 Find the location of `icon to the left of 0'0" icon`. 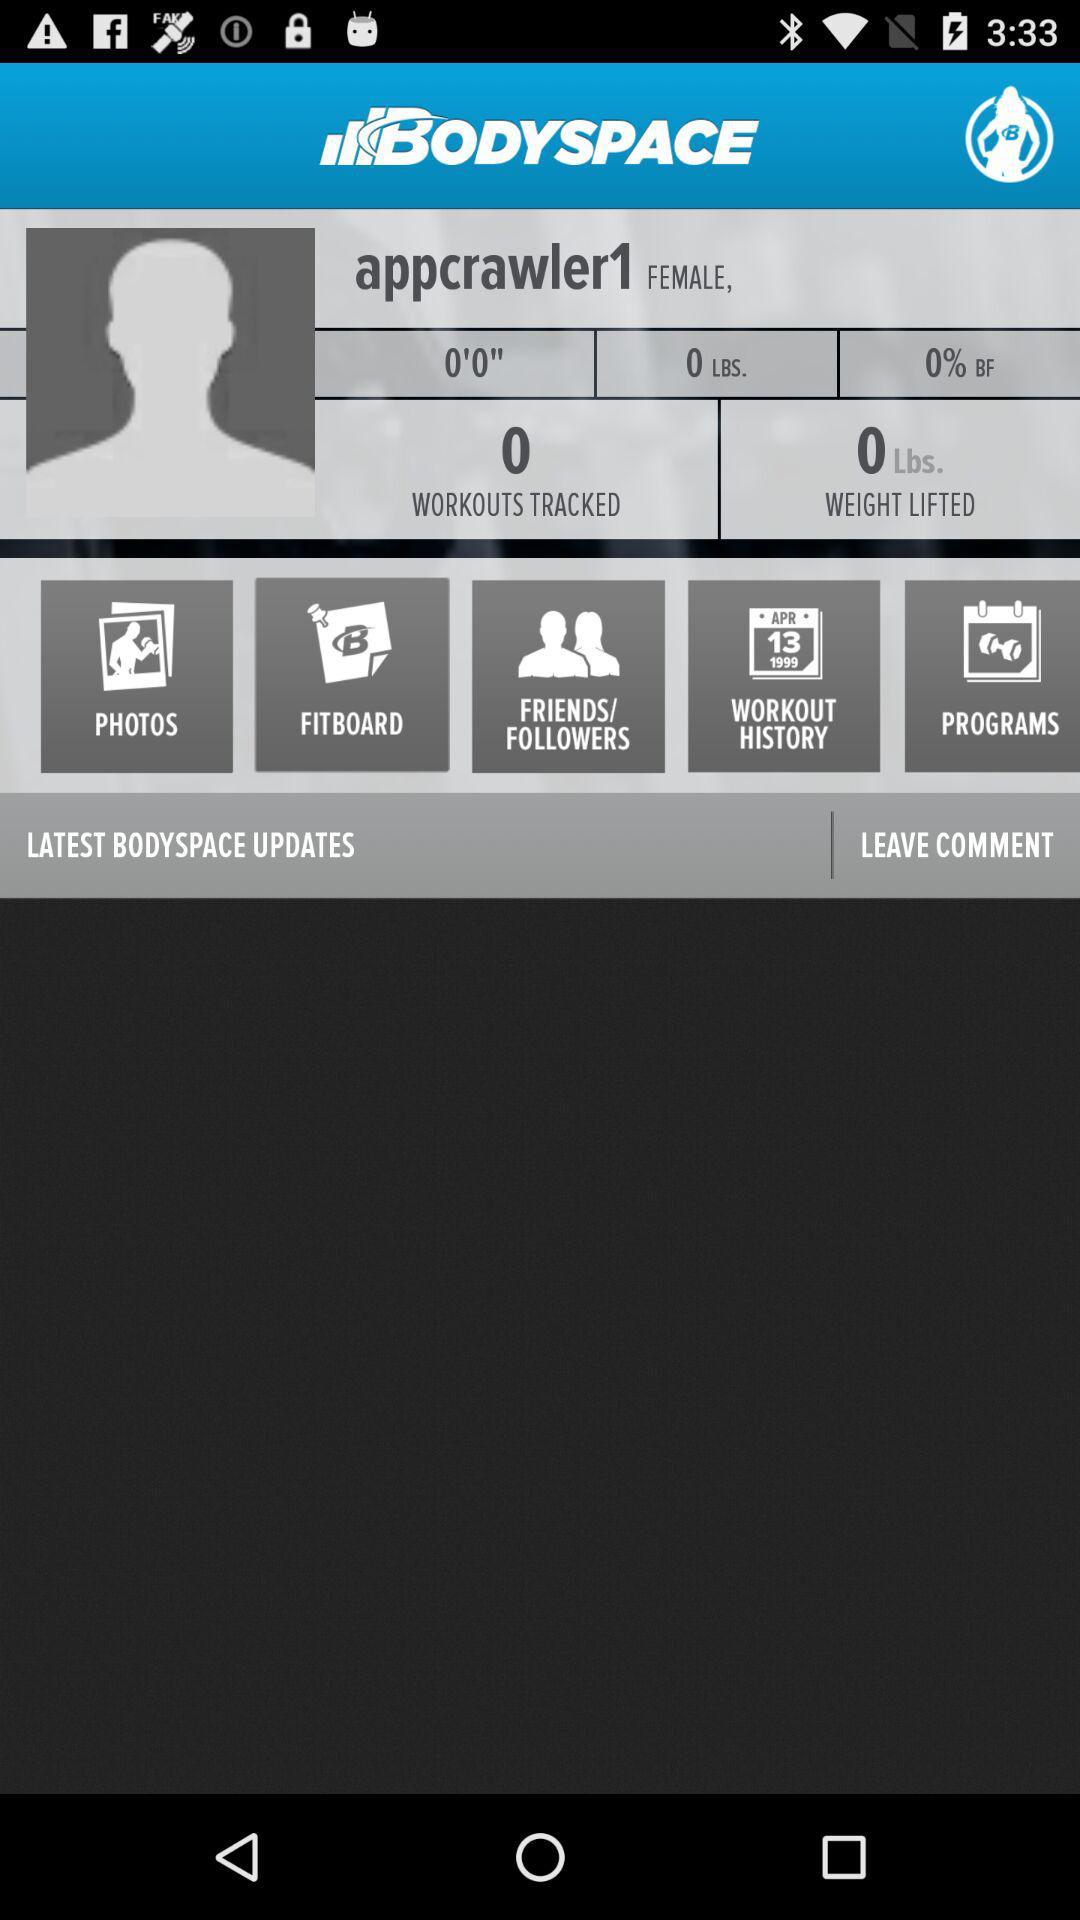

icon to the left of 0'0" icon is located at coordinates (176, 363).